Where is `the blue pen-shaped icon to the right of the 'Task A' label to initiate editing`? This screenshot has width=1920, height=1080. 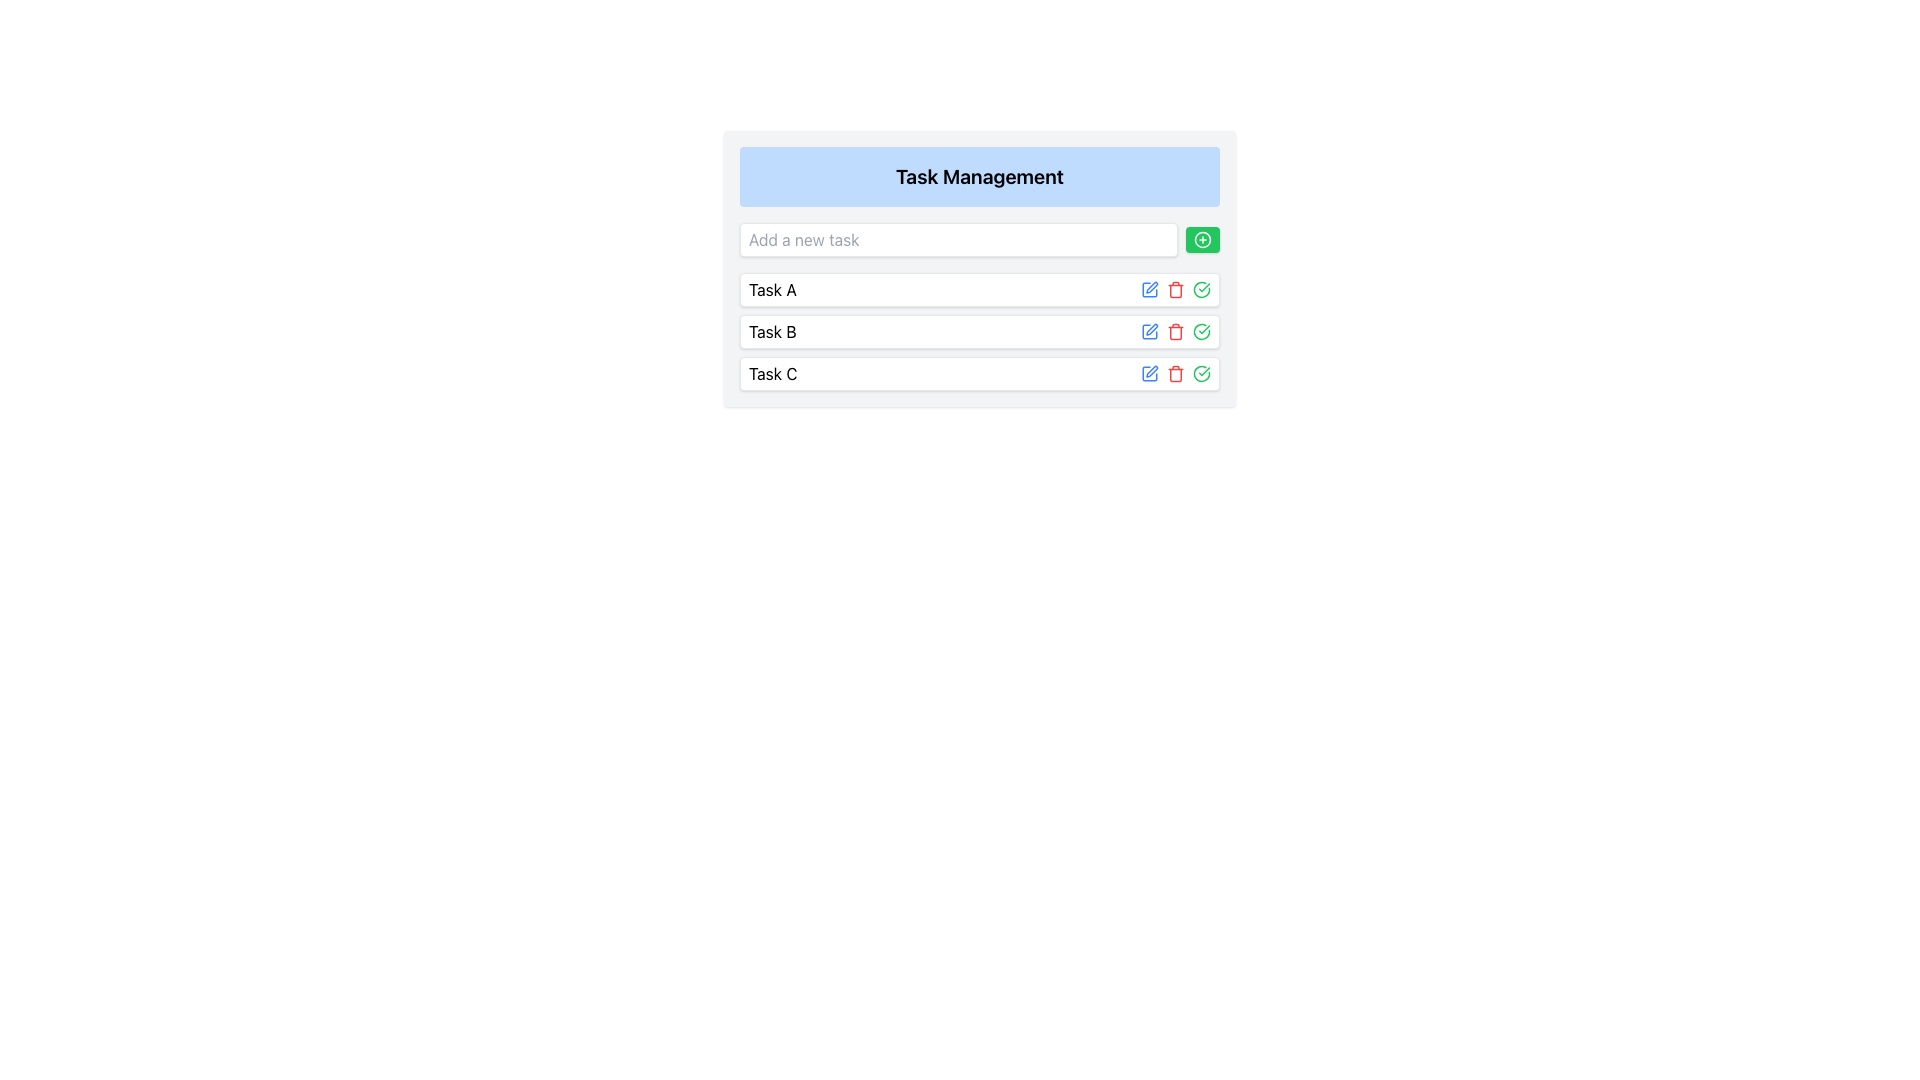 the blue pen-shaped icon to the right of the 'Task A' label to initiate editing is located at coordinates (1152, 286).